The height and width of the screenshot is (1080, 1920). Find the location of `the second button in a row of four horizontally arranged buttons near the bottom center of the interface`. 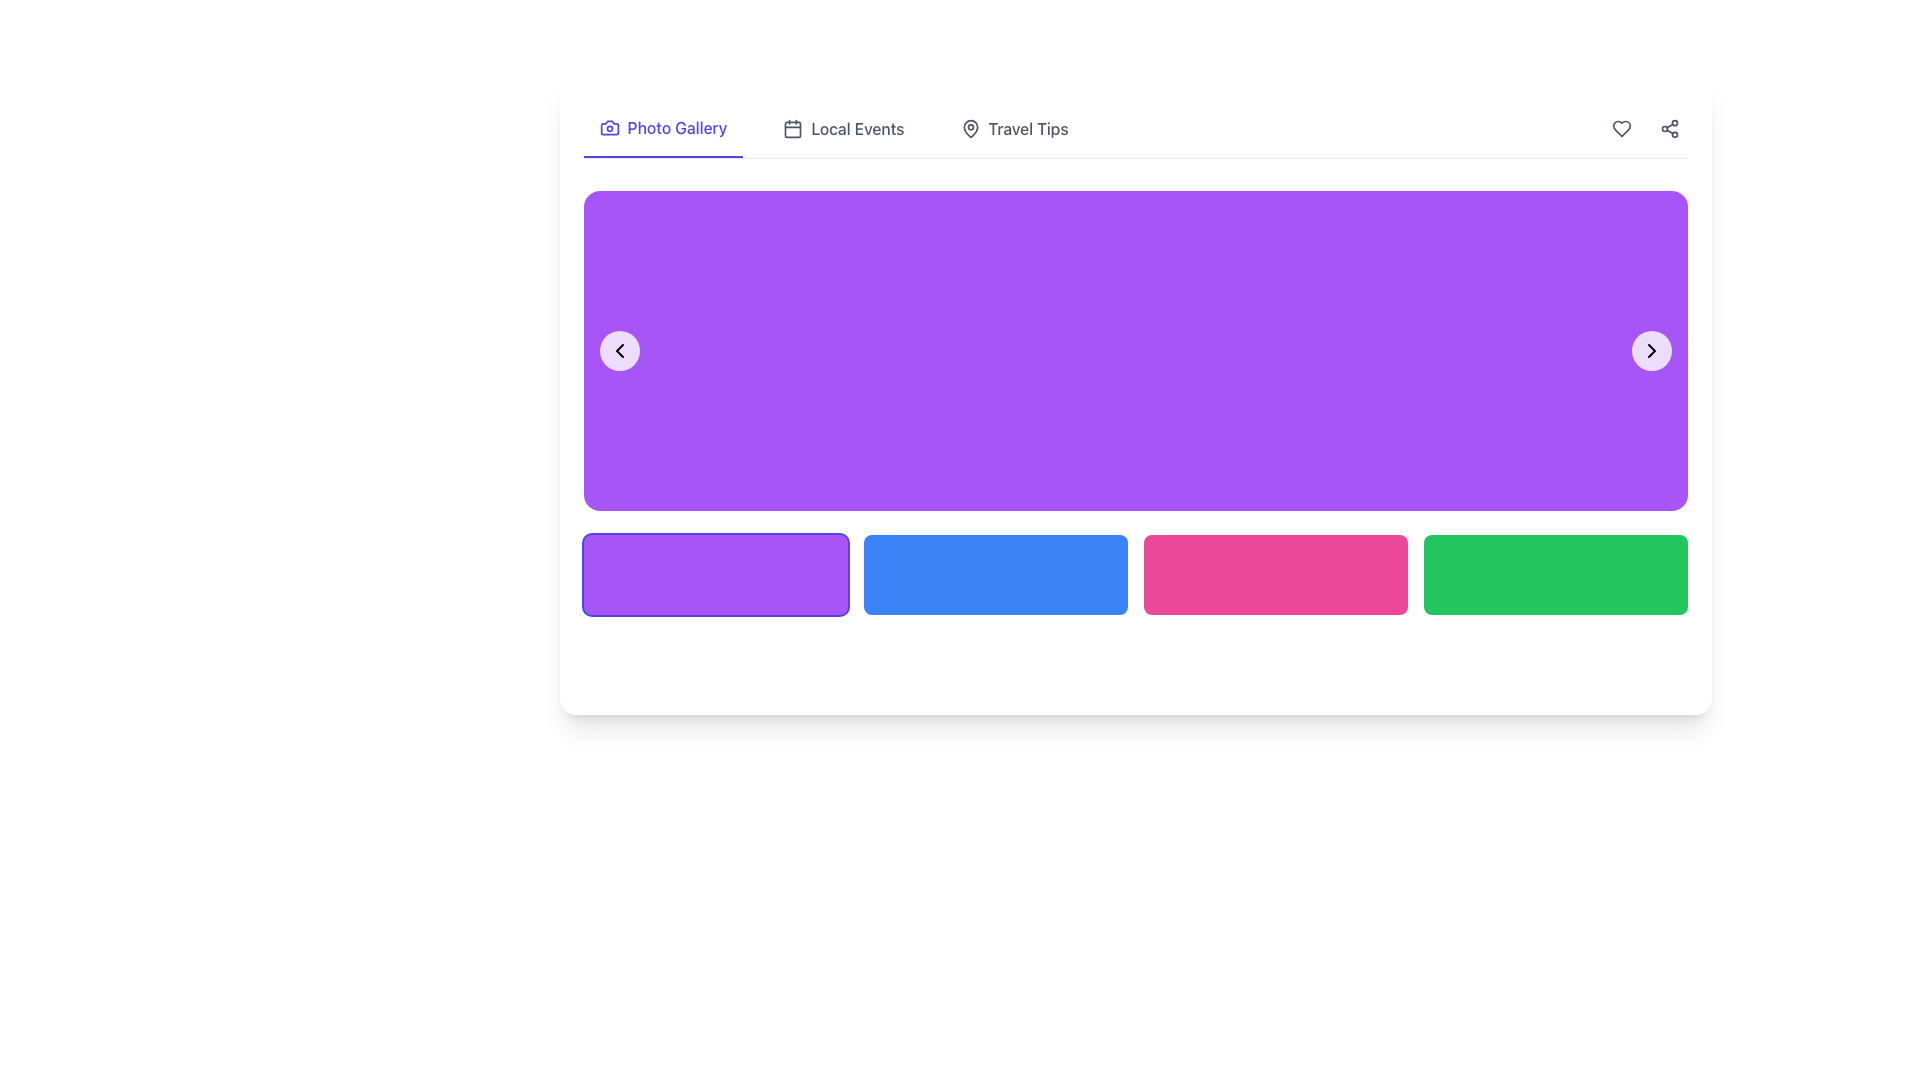

the second button in a row of four horizontally arranged buttons near the bottom center of the interface is located at coordinates (995, 574).